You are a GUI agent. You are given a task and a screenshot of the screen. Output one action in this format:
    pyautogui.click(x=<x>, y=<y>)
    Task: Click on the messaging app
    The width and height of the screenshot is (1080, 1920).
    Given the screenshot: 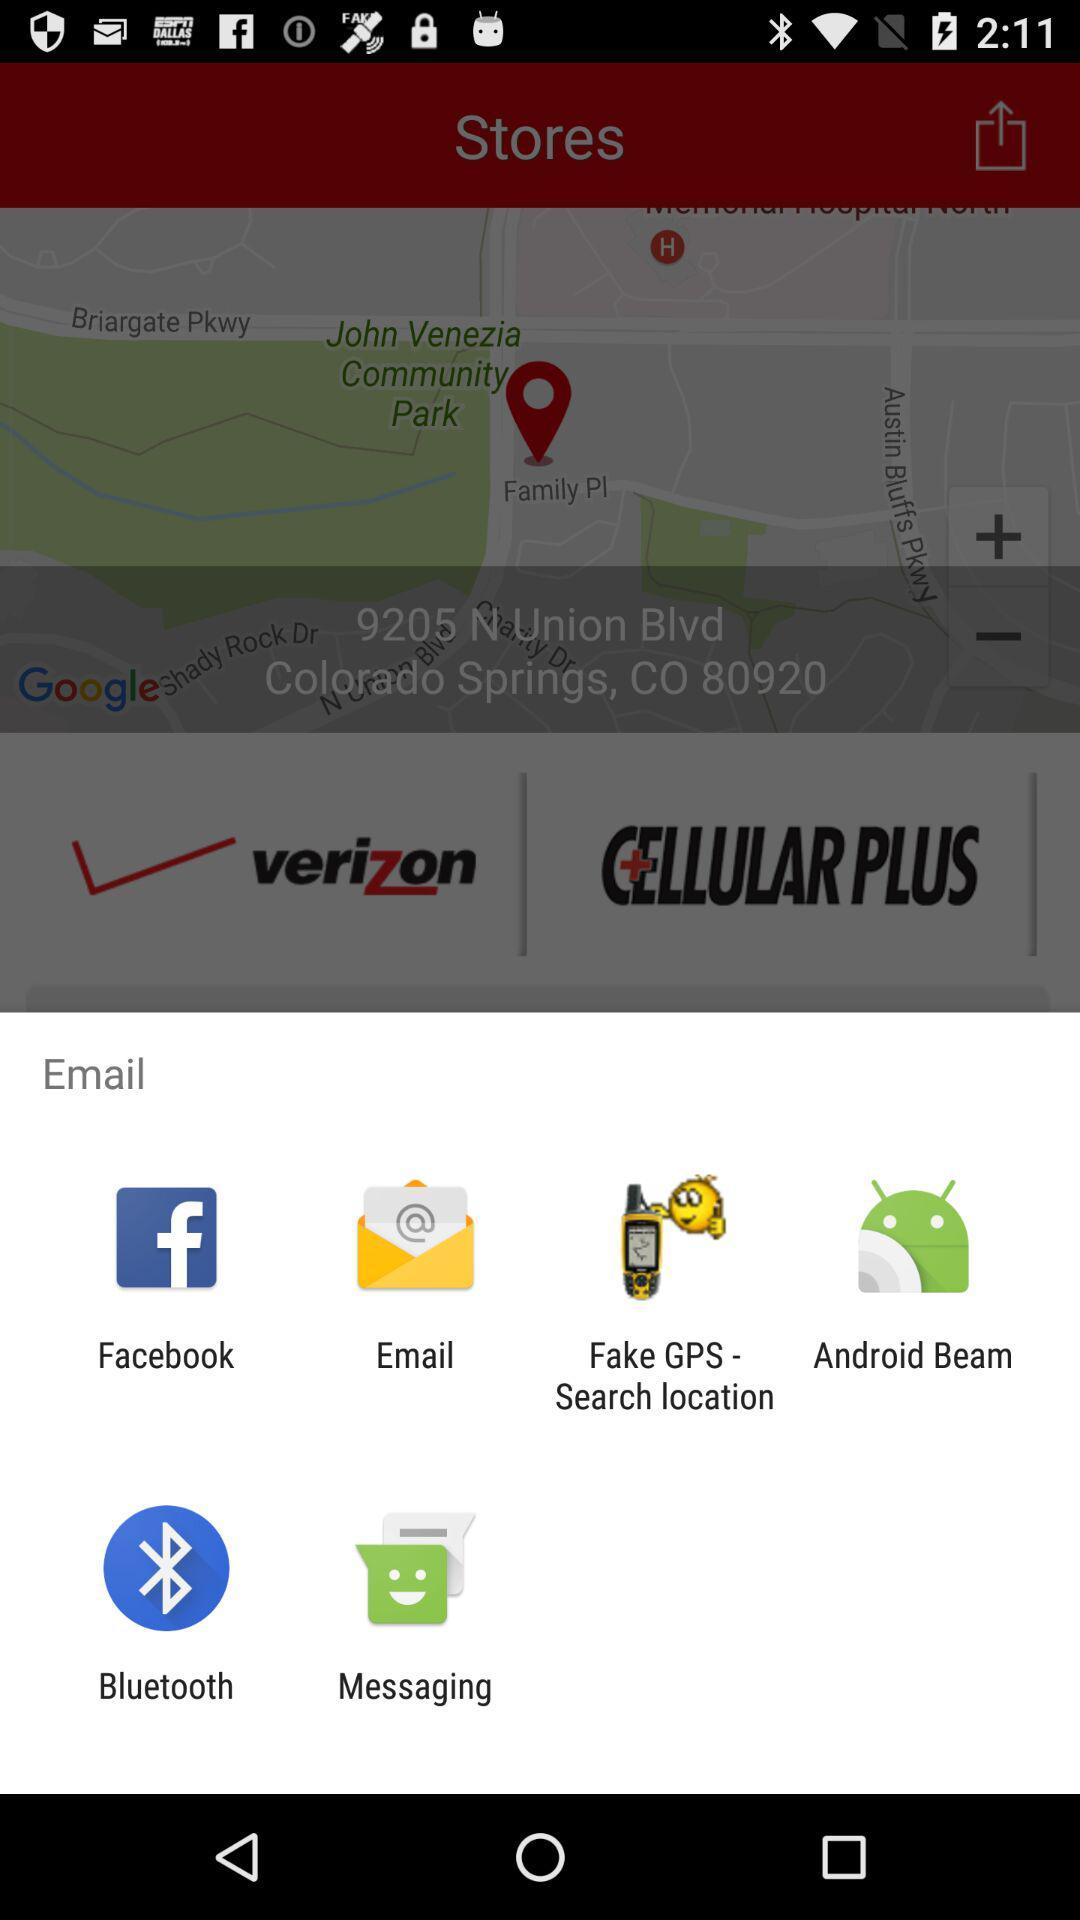 What is the action you would take?
    pyautogui.click(x=414, y=1705)
    